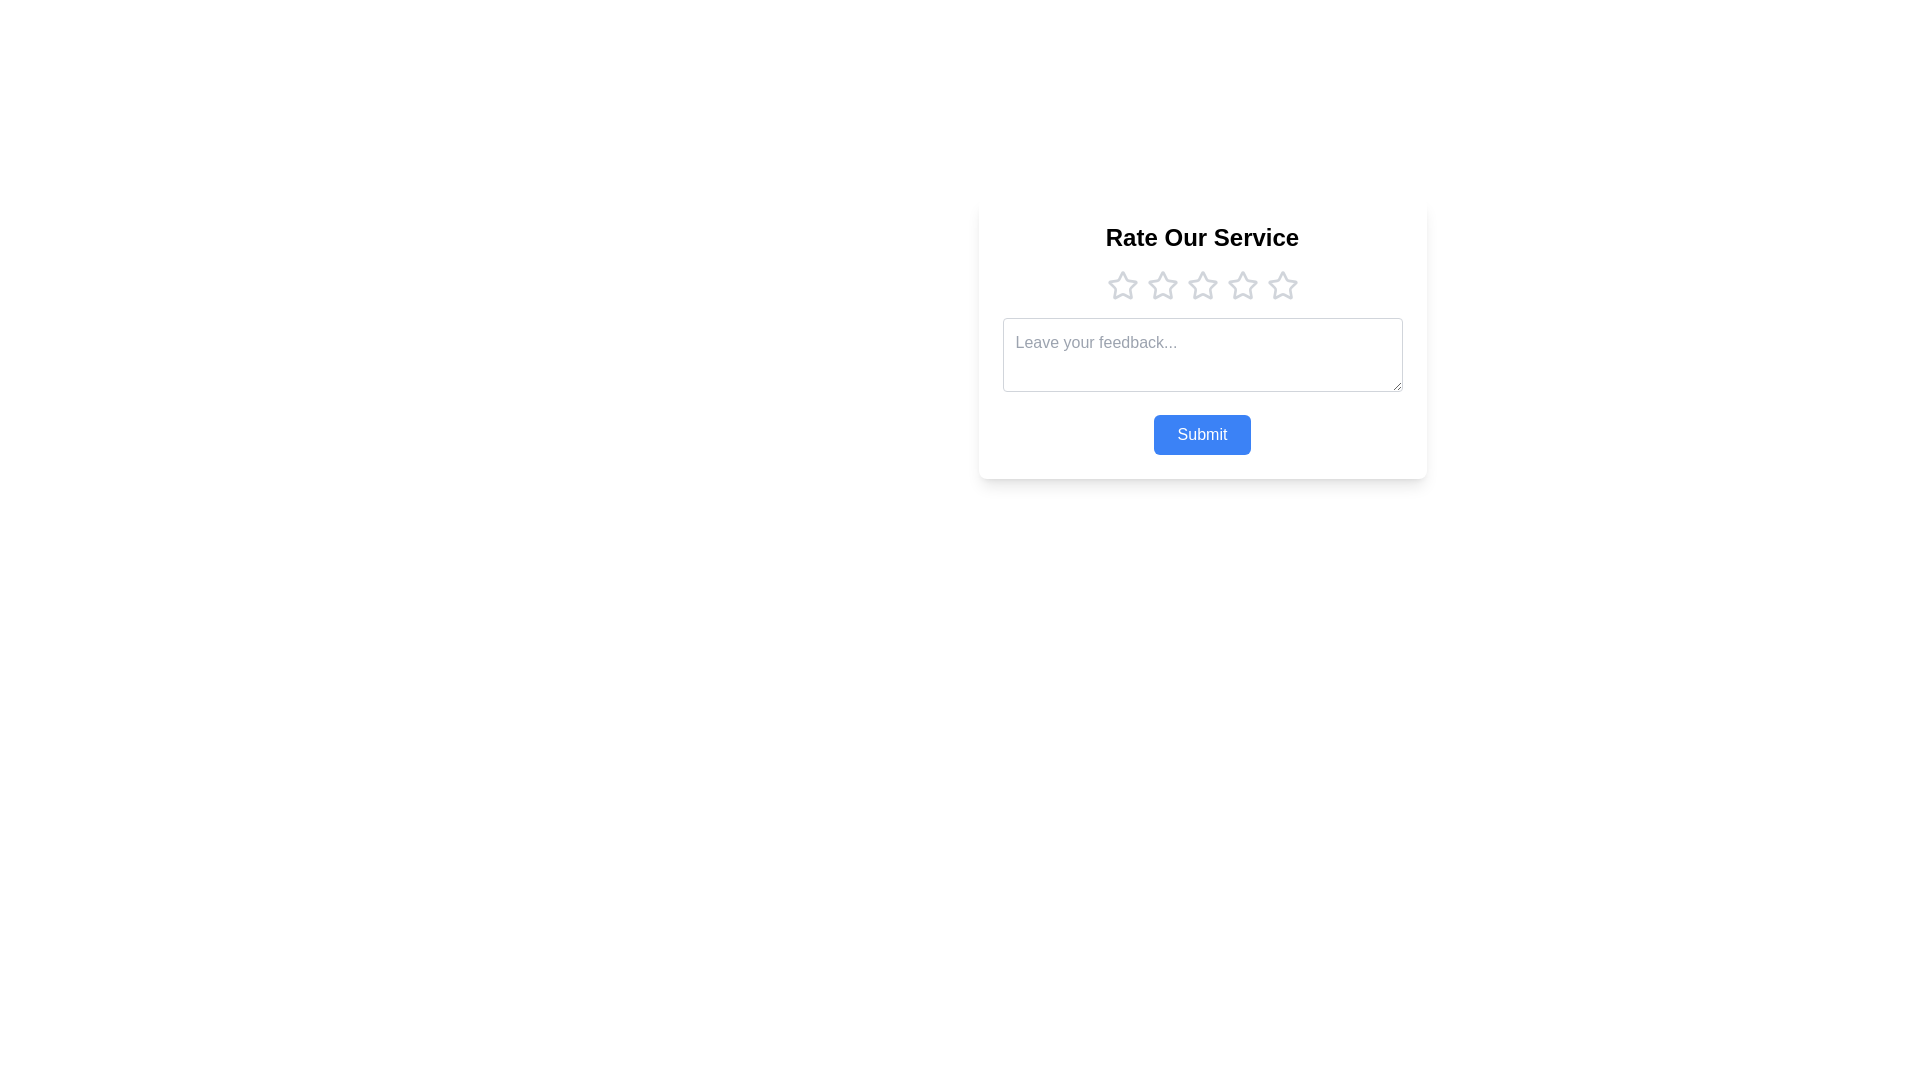 The image size is (1920, 1080). I want to click on the clickable rating icon styled as a star, which is the fifth star from the left in the rating system, positioned above the text box labeled 'Leave your feedback...' and the blue 'Submit' button, so click(1282, 285).